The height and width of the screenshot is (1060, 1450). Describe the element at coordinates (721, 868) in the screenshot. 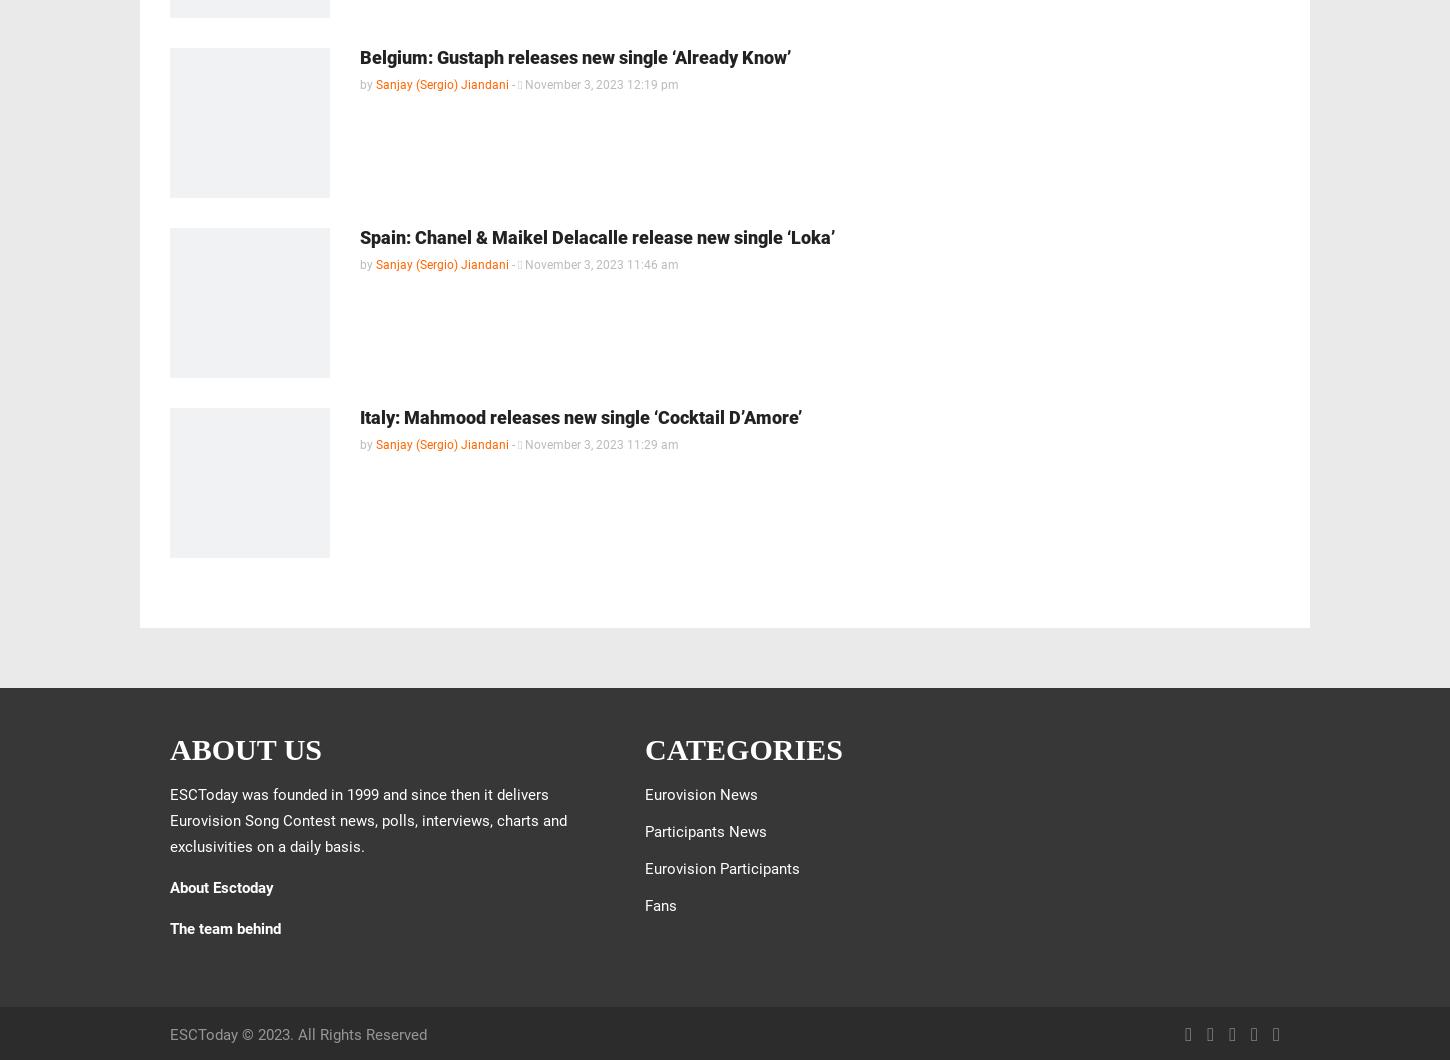

I see `'Eurovision Participants'` at that location.